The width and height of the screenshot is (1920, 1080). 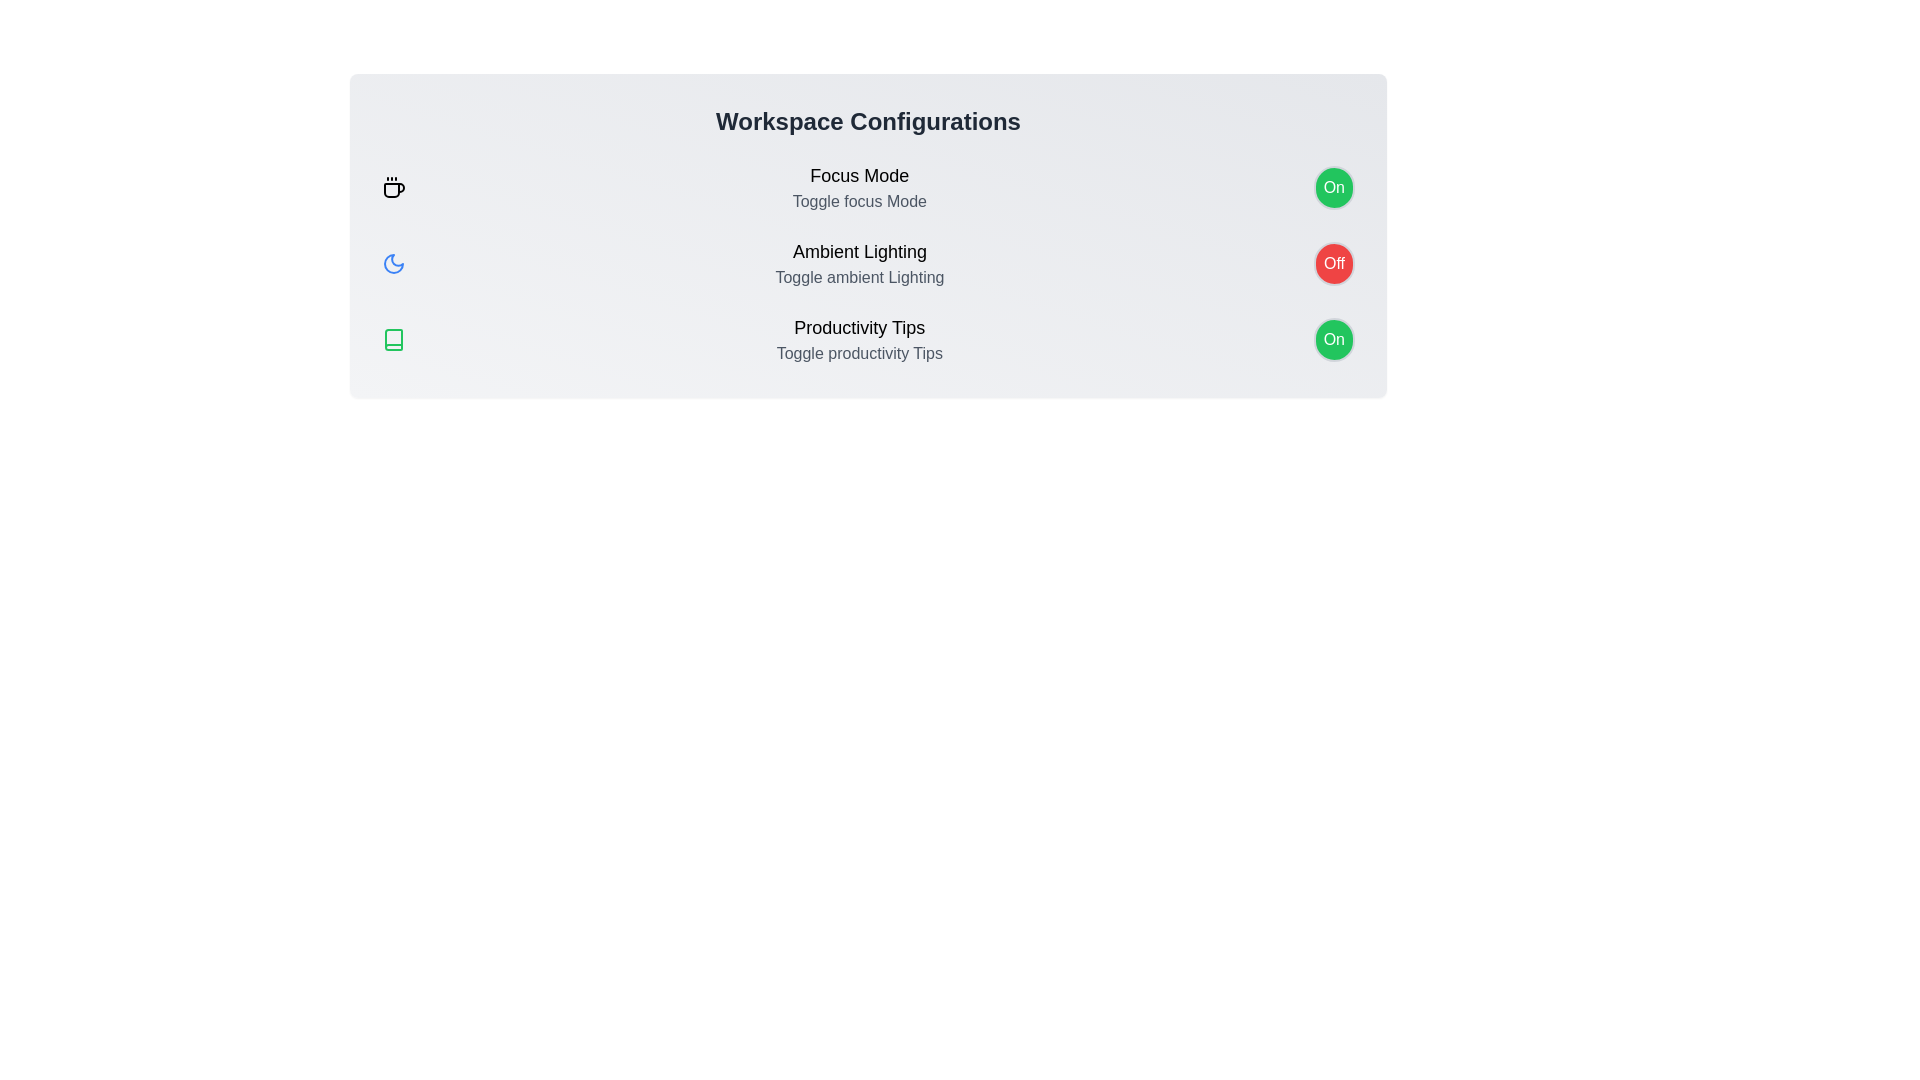 I want to click on the descriptive text for the configuration option Focus Mode, so click(x=859, y=175).